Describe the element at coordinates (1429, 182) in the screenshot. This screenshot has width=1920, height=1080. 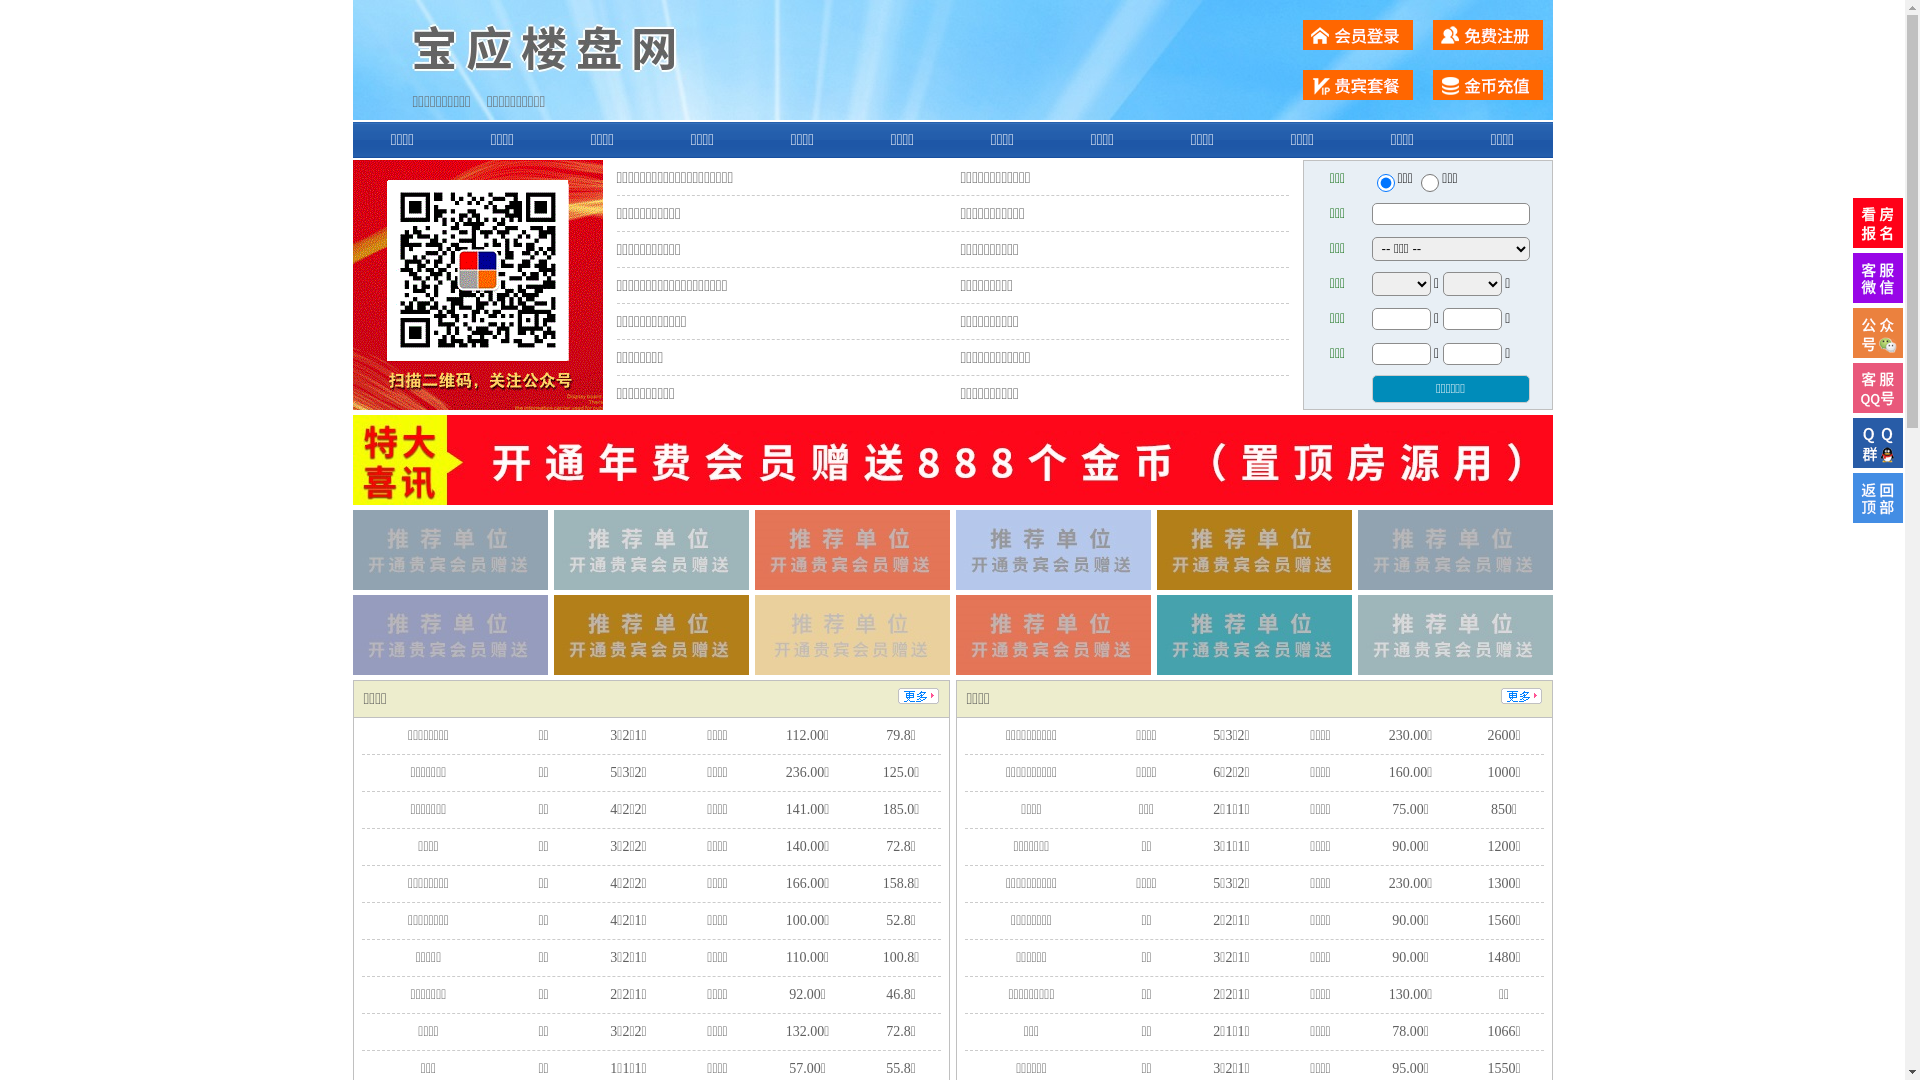
I see `'chuzu'` at that location.